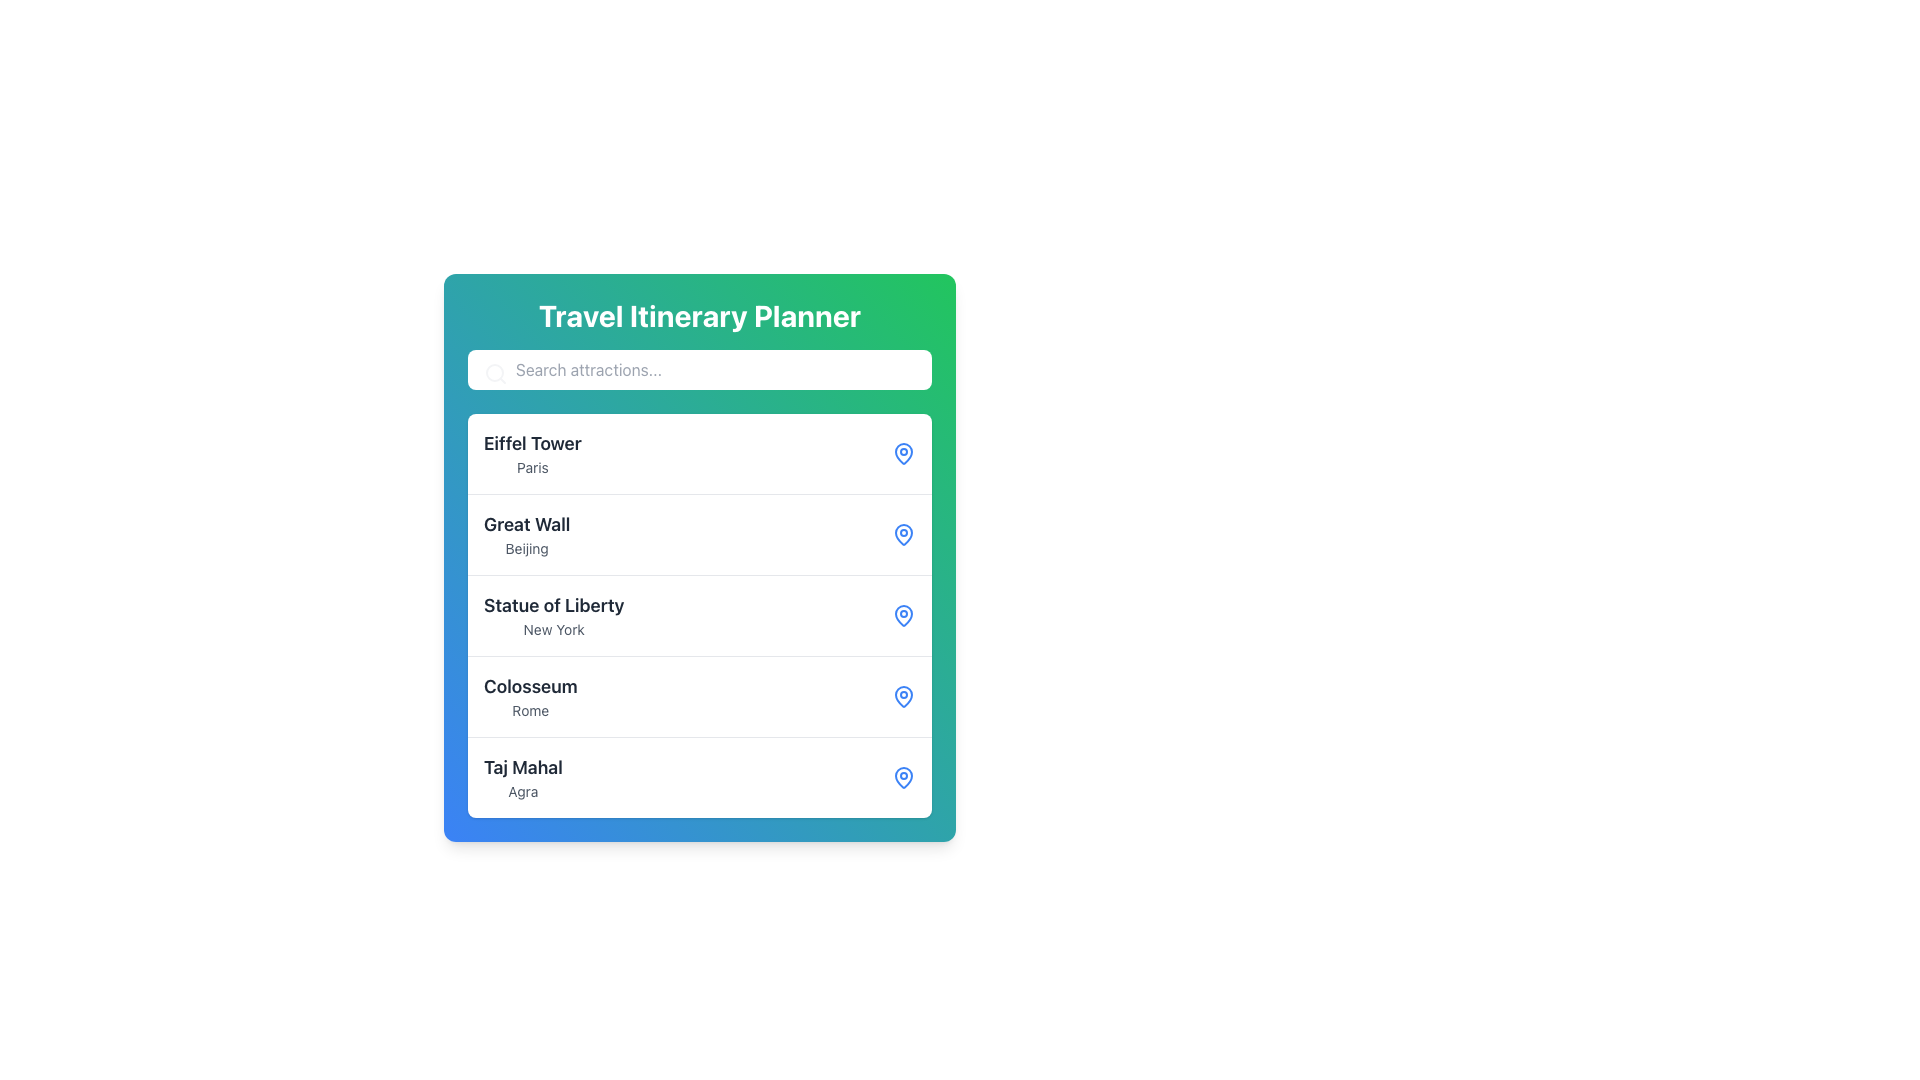 This screenshot has height=1080, width=1920. Describe the element at coordinates (700, 454) in the screenshot. I see `the first list item representing the Eiffel Tower in Paris` at that location.